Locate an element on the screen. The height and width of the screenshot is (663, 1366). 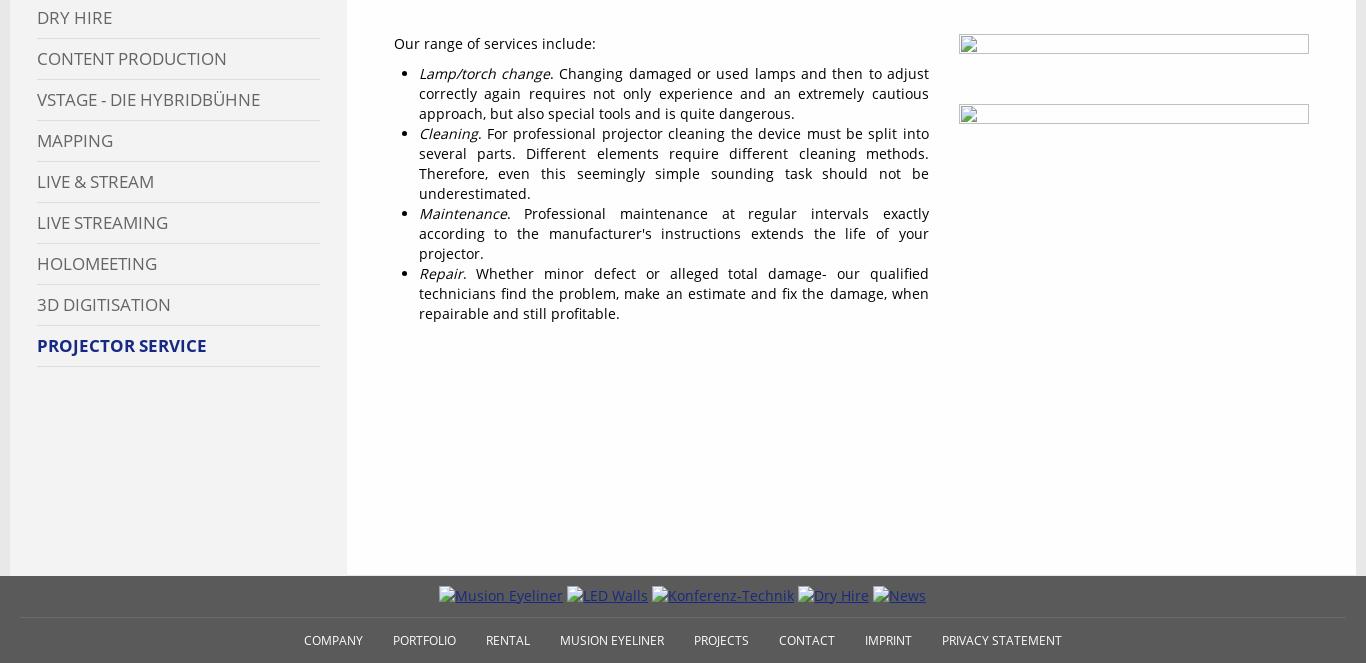
'Live Streaming' is located at coordinates (102, 222).